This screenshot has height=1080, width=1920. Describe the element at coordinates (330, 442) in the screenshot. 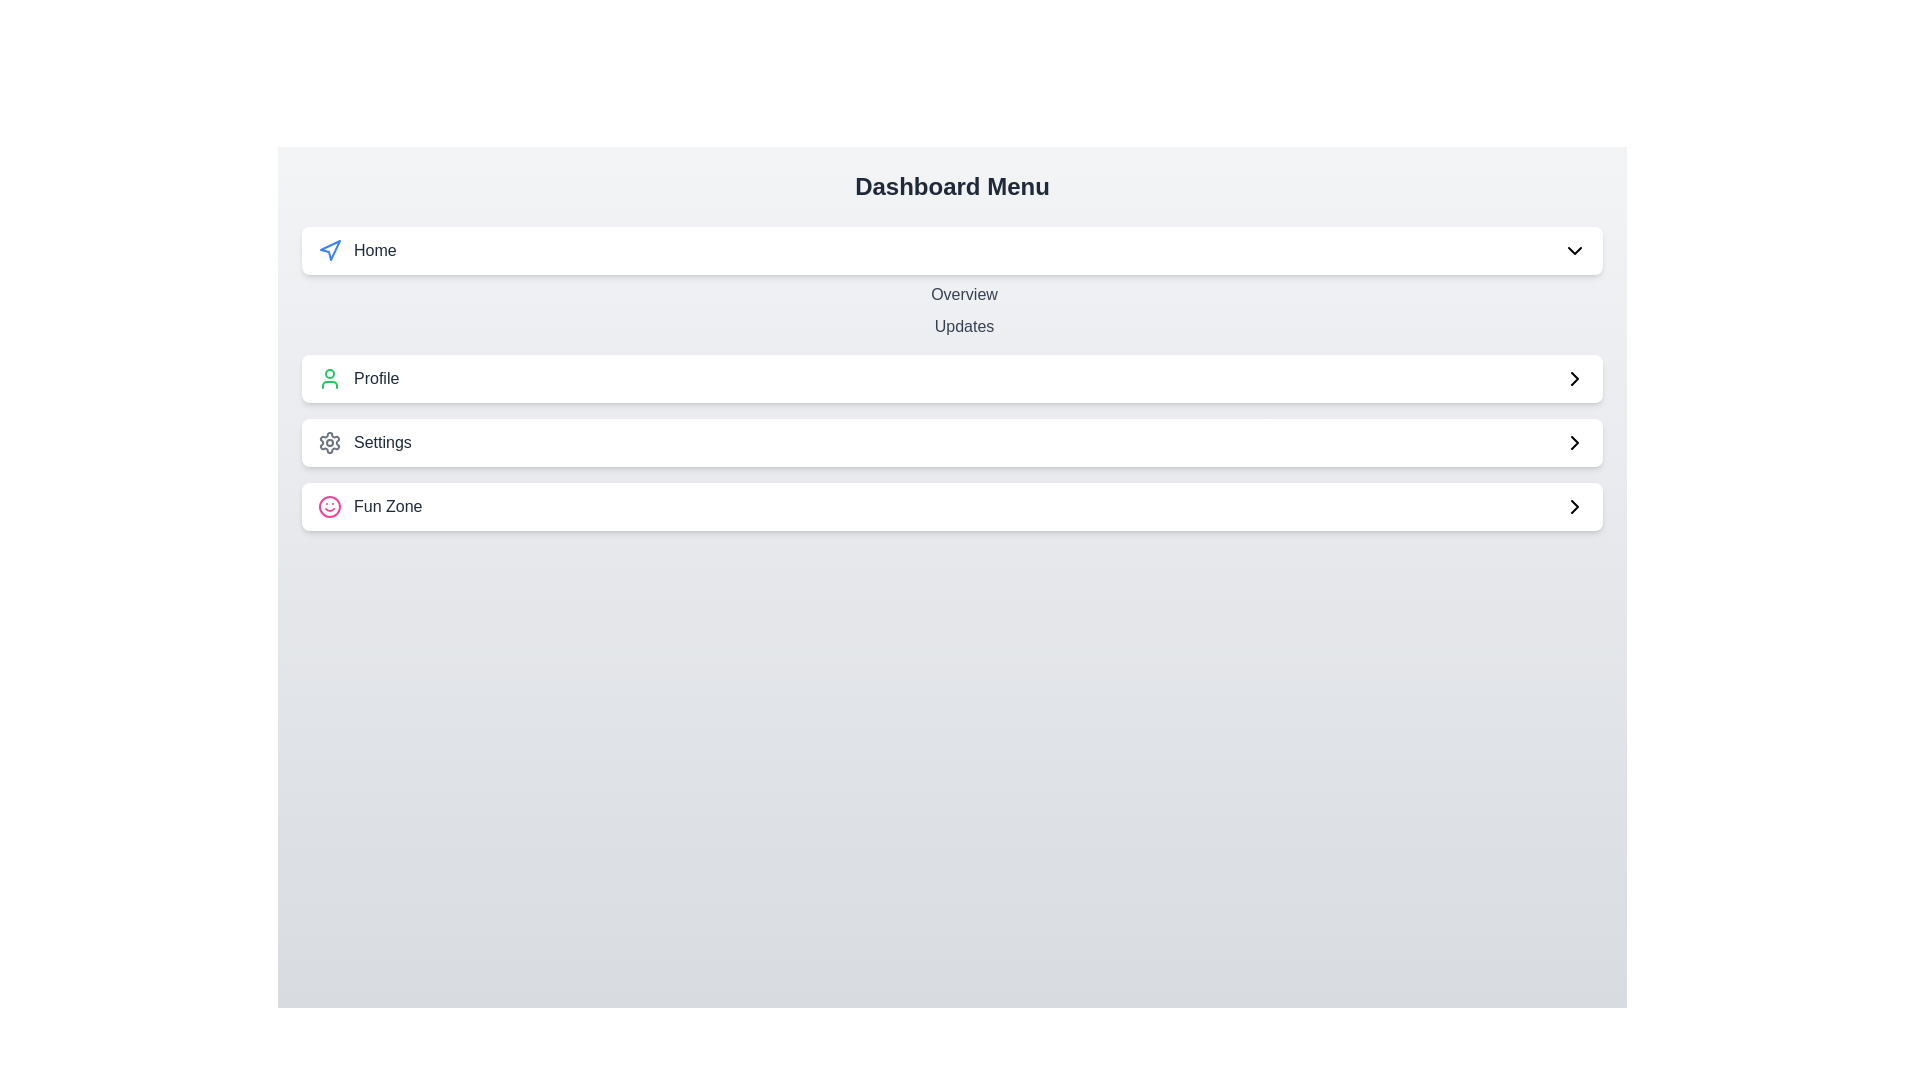

I see `the gear-like icon located in the 'Settings' row of the vertical navigation menu` at that location.